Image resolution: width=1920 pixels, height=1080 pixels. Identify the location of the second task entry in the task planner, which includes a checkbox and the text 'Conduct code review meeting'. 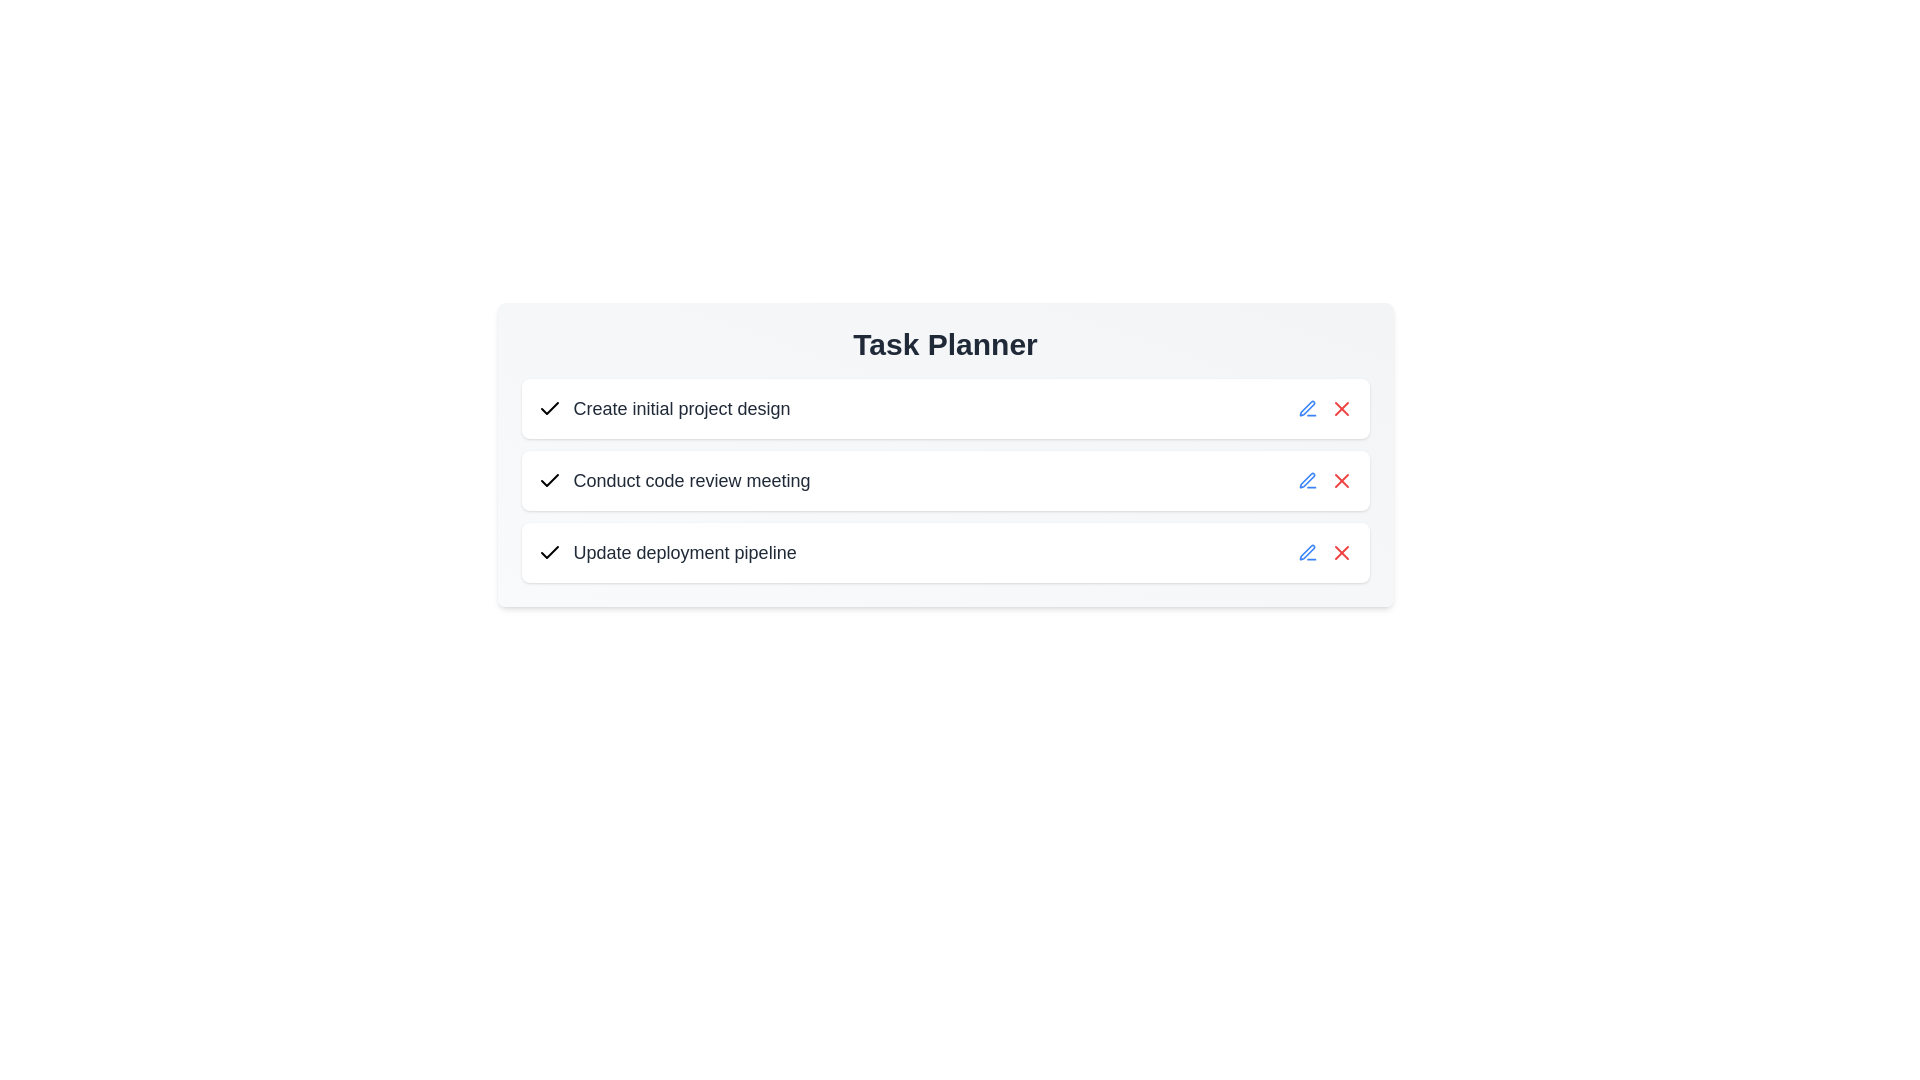
(674, 481).